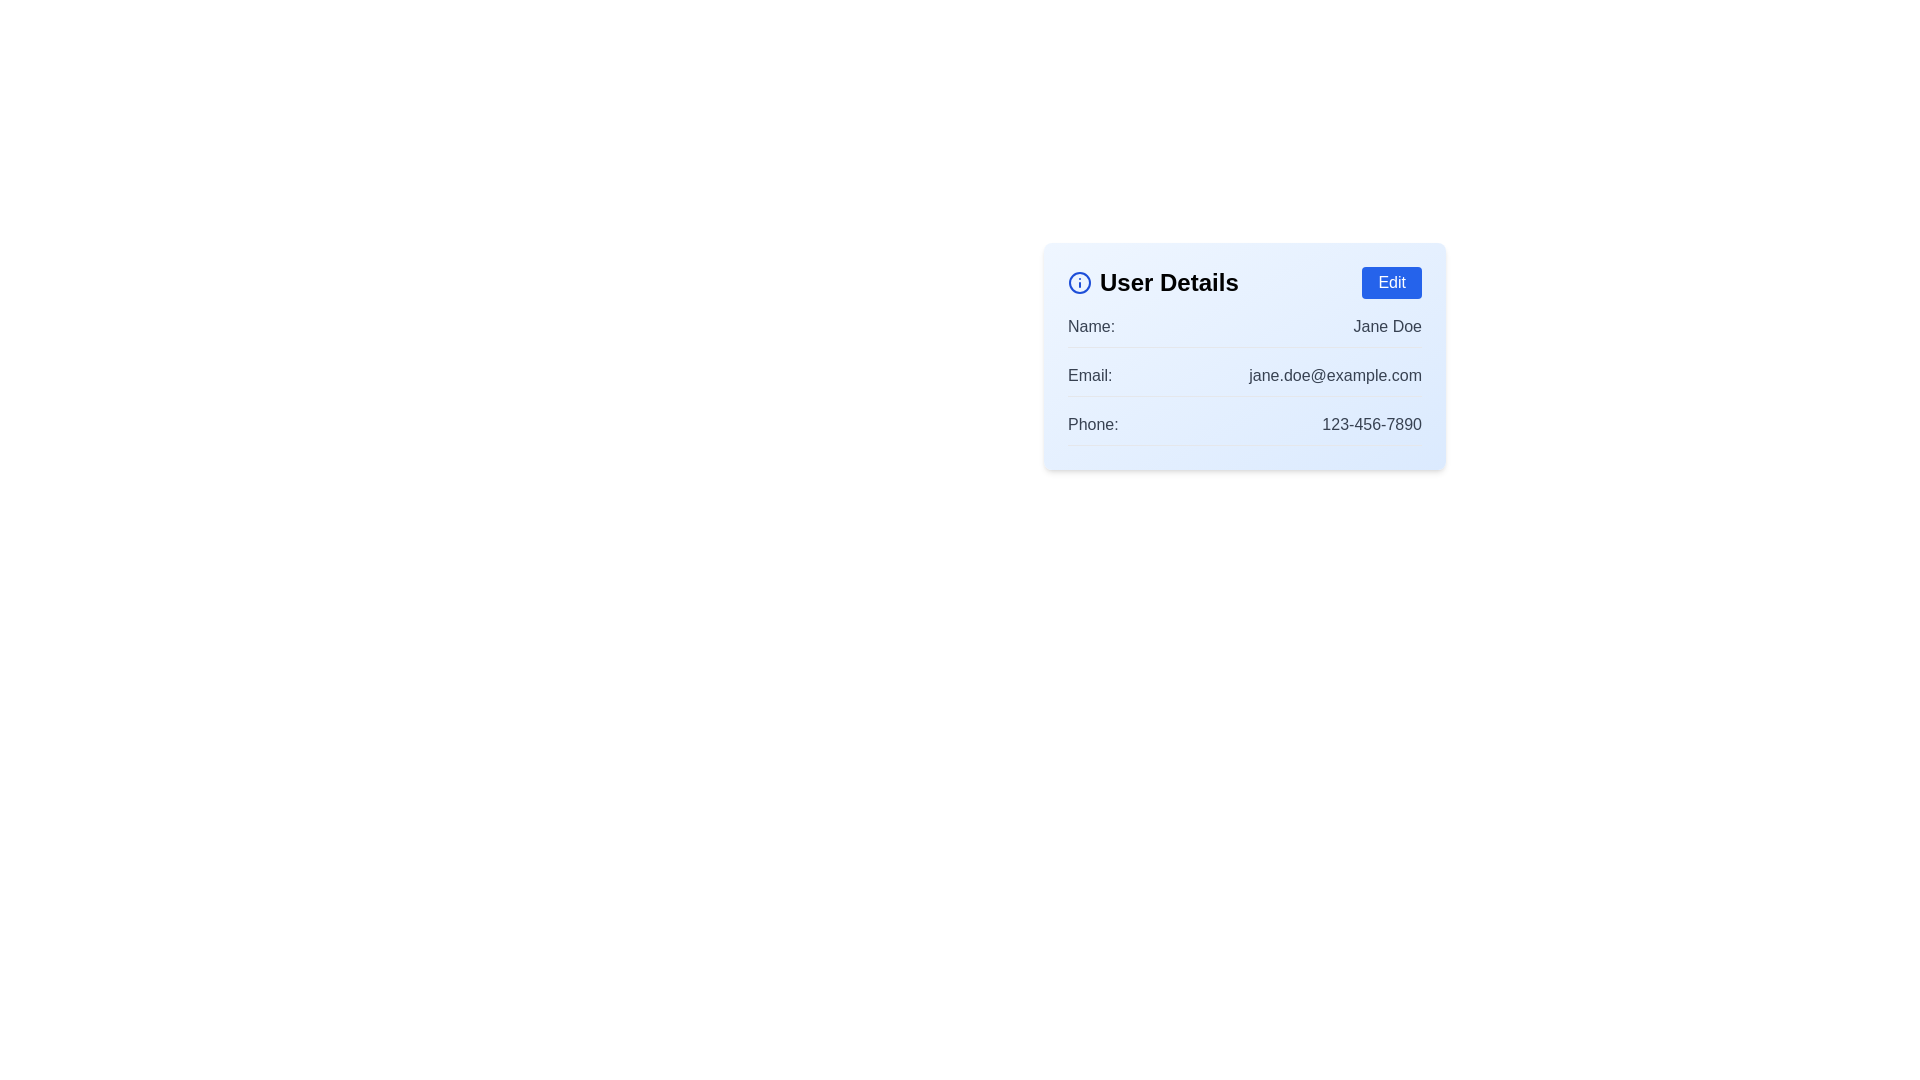 The height and width of the screenshot is (1080, 1920). What do you see at coordinates (1371, 423) in the screenshot?
I see `the informational Text label displaying the user's phone number, located to the right of 'Phone:' in the 'User Details' section` at bounding box center [1371, 423].